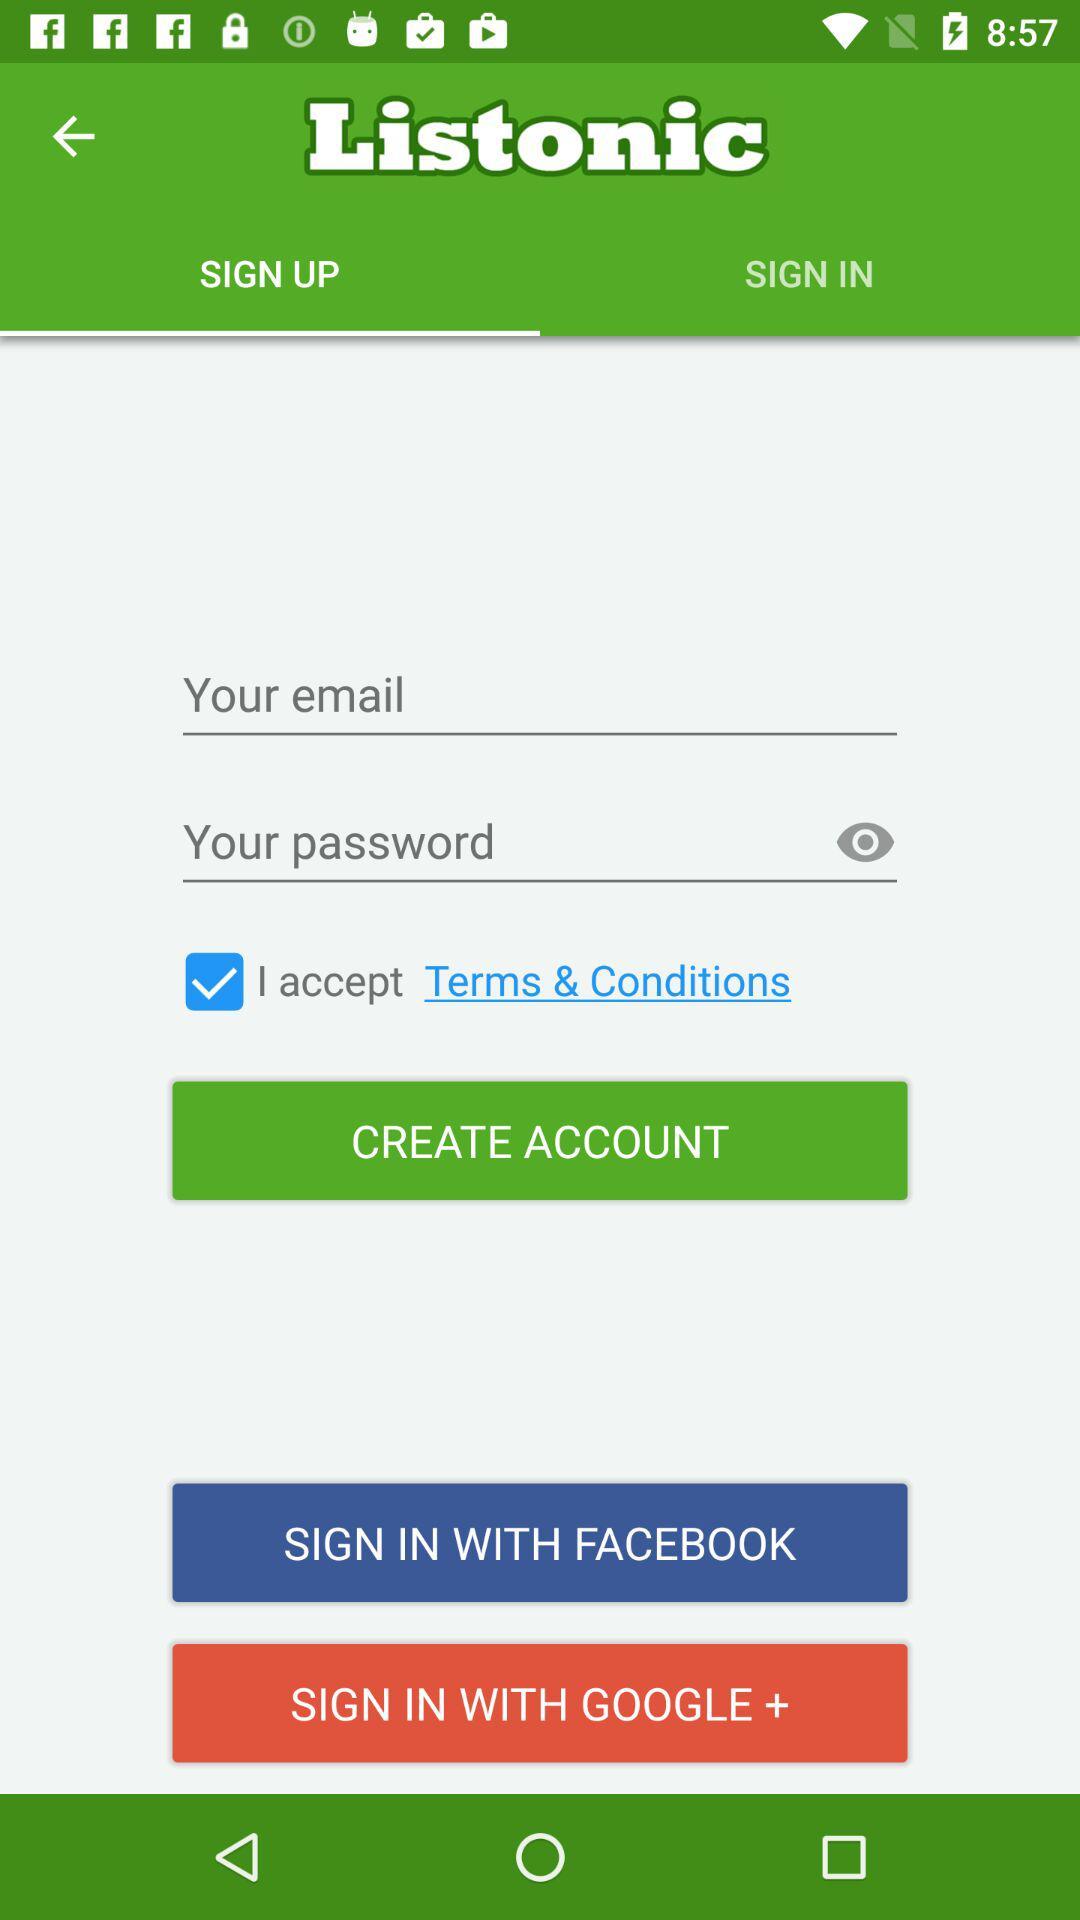 The image size is (1080, 1920). Describe the element at coordinates (214, 981) in the screenshot. I see `the item above create account icon` at that location.